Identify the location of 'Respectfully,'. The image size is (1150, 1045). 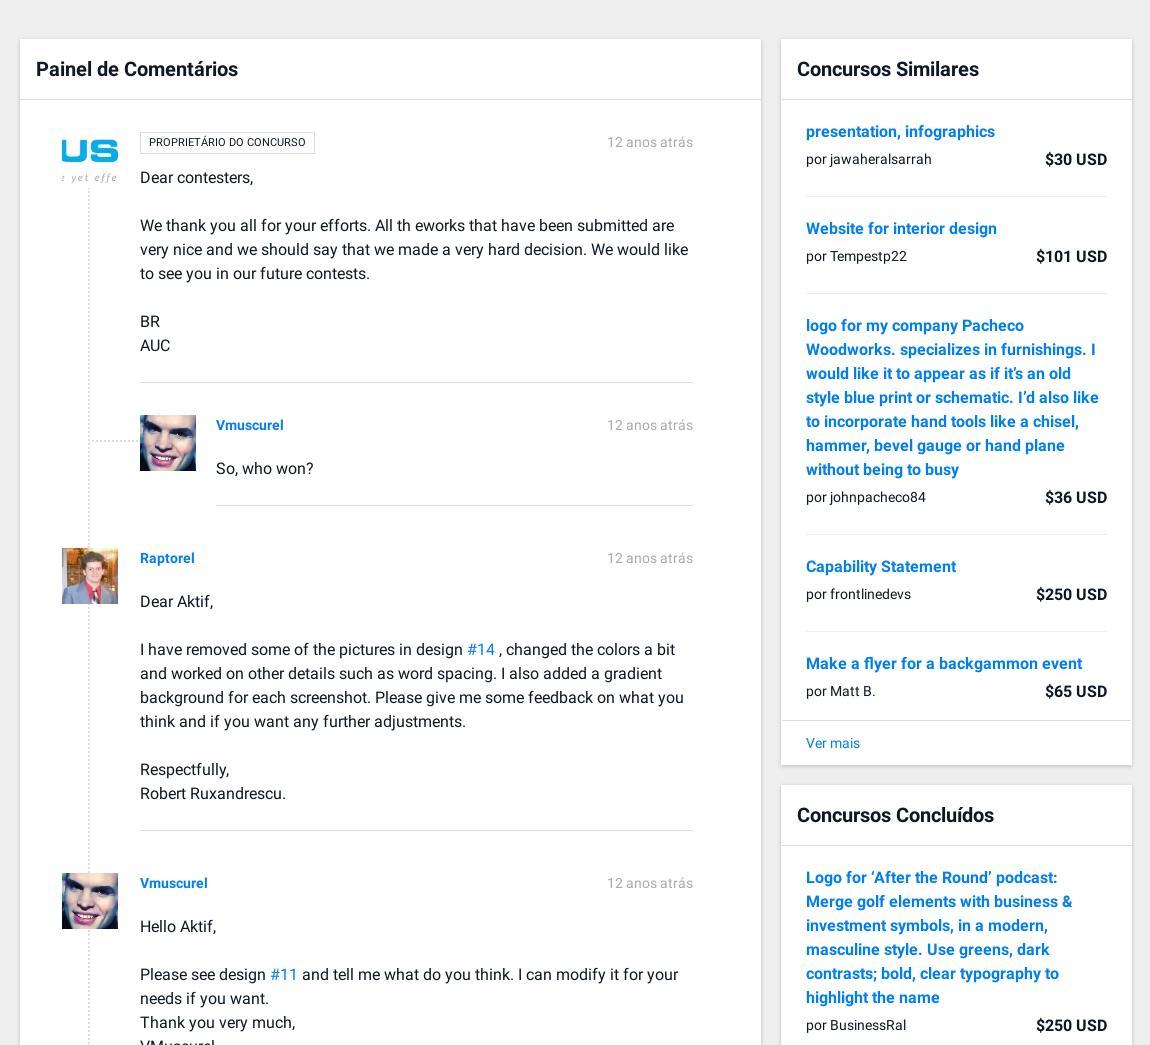
(138, 768).